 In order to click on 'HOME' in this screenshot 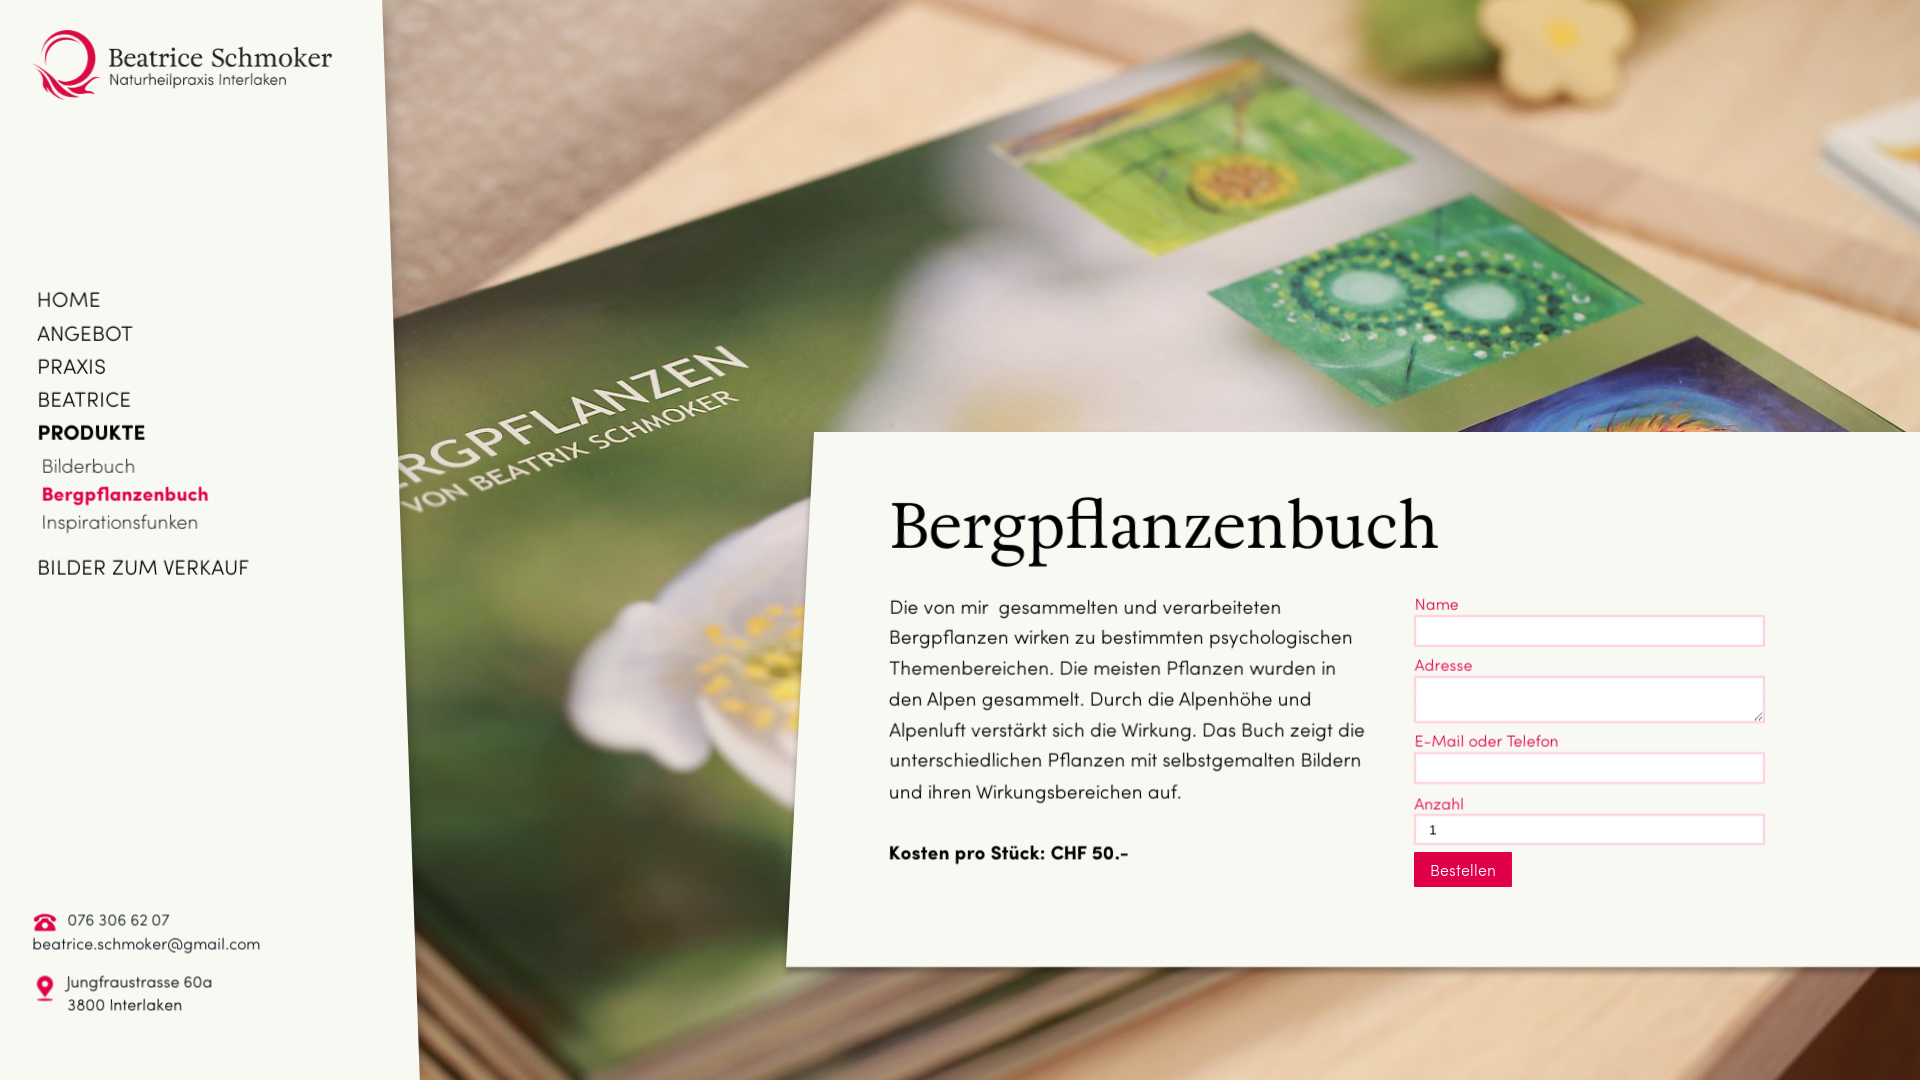, I will do `click(37, 297)`.